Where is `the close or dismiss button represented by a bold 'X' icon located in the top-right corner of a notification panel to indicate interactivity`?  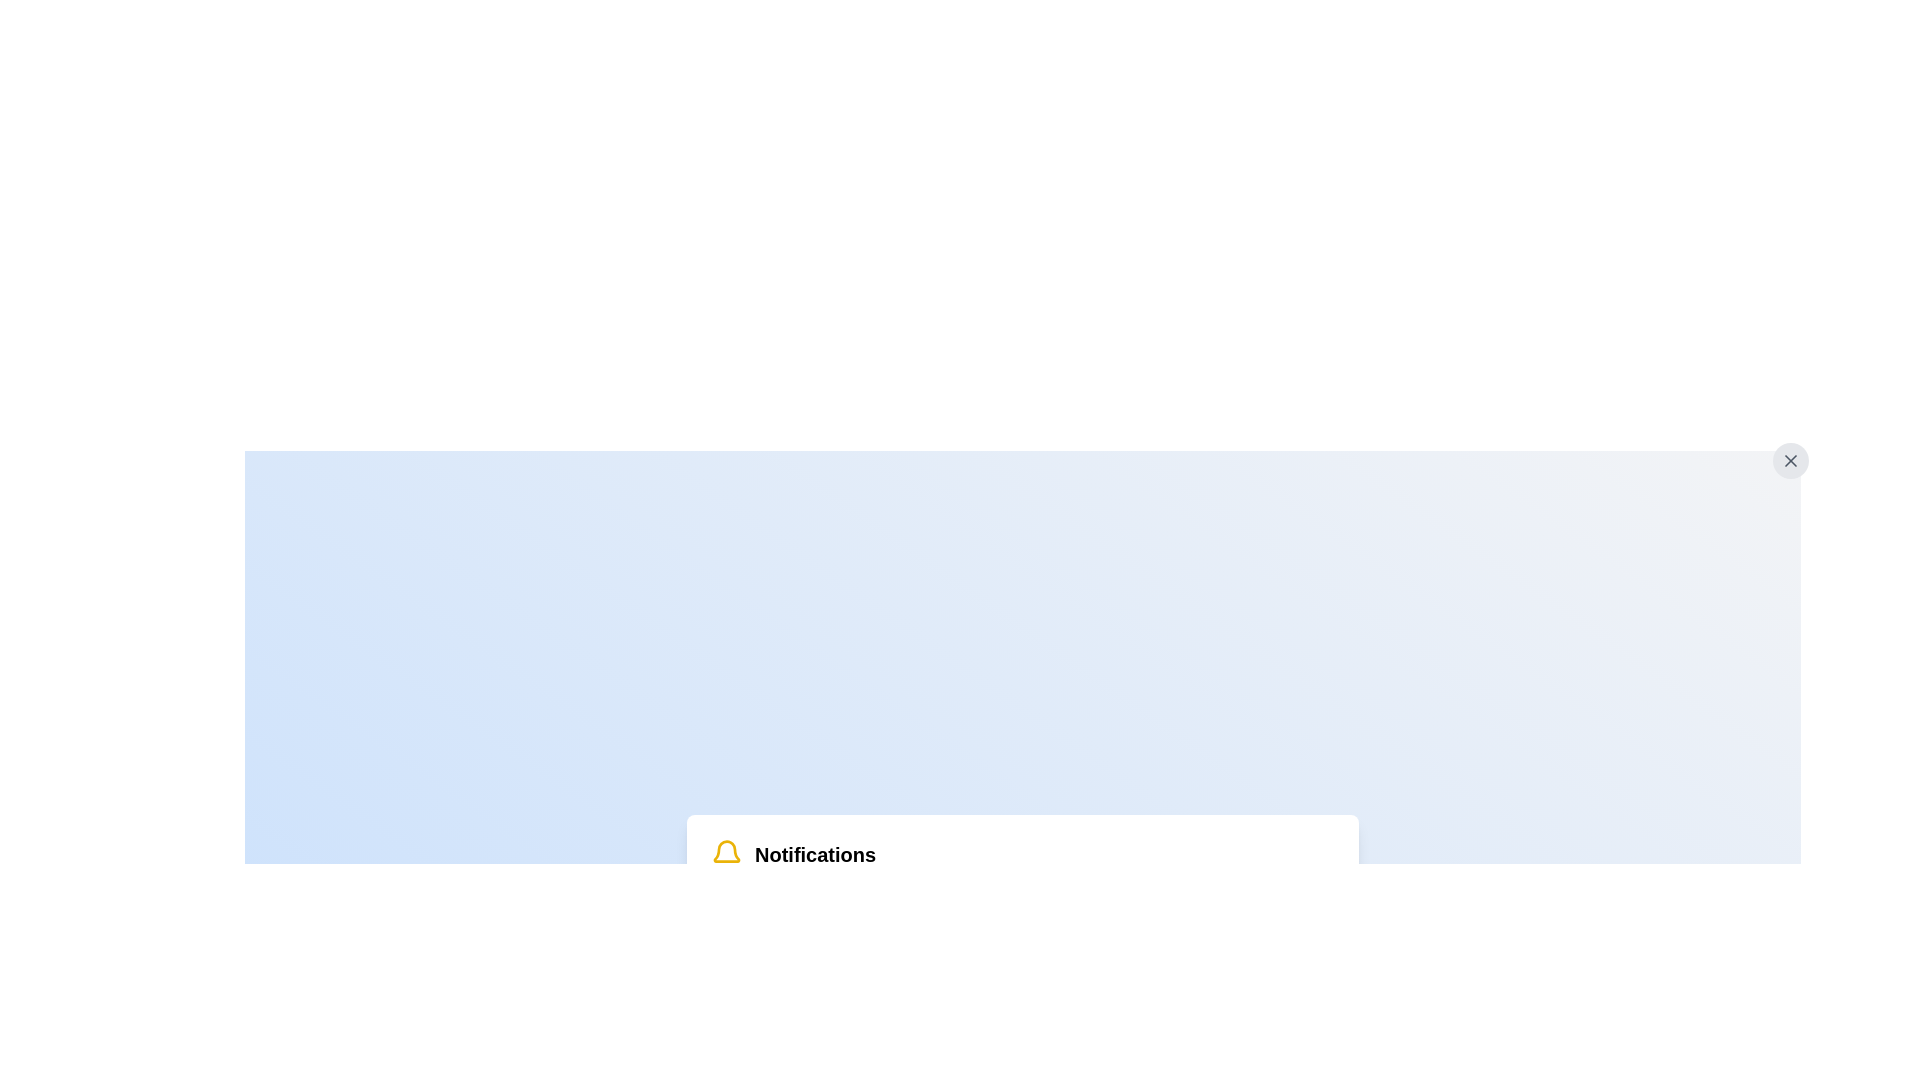 the close or dismiss button represented by a bold 'X' icon located in the top-right corner of a notification panel to indicate interactivity is located at coordinates (1790, 461).